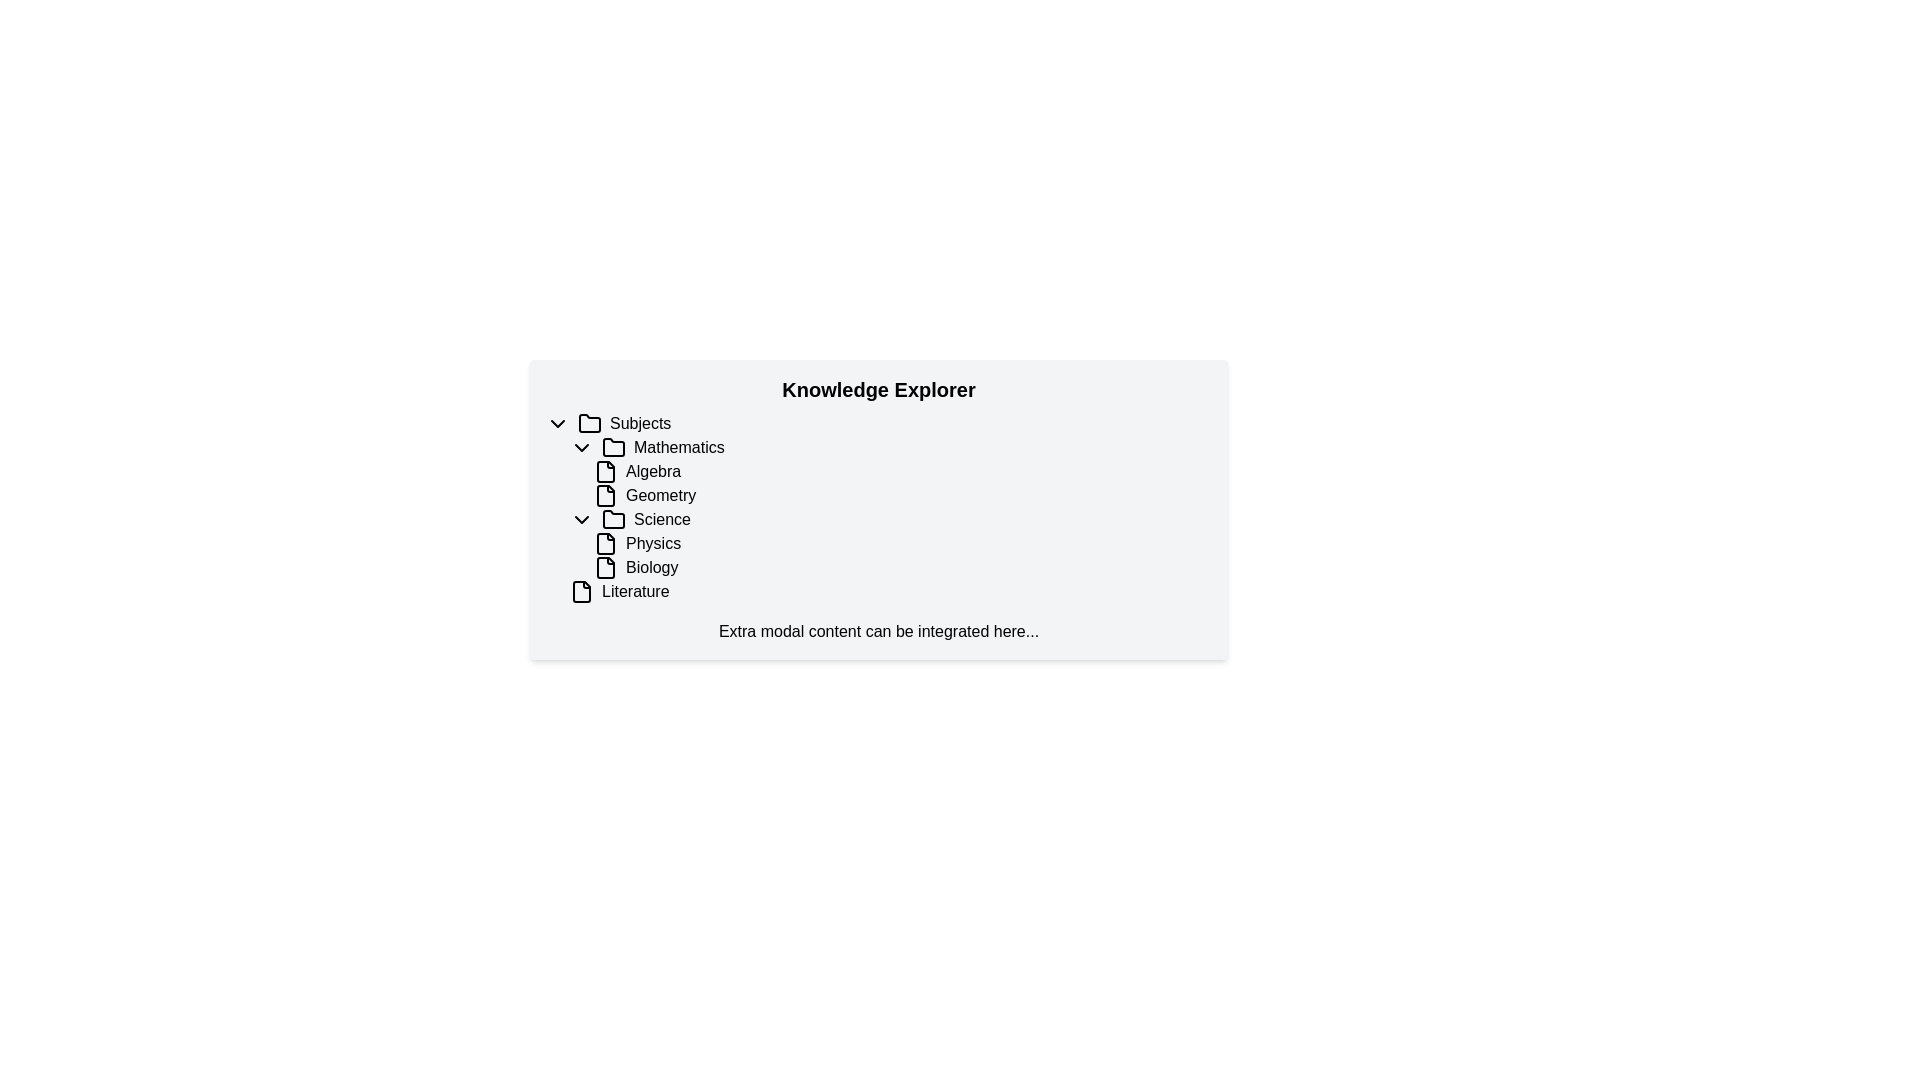  I want to click on the 'Mathematics' text label, so click(679, 446).